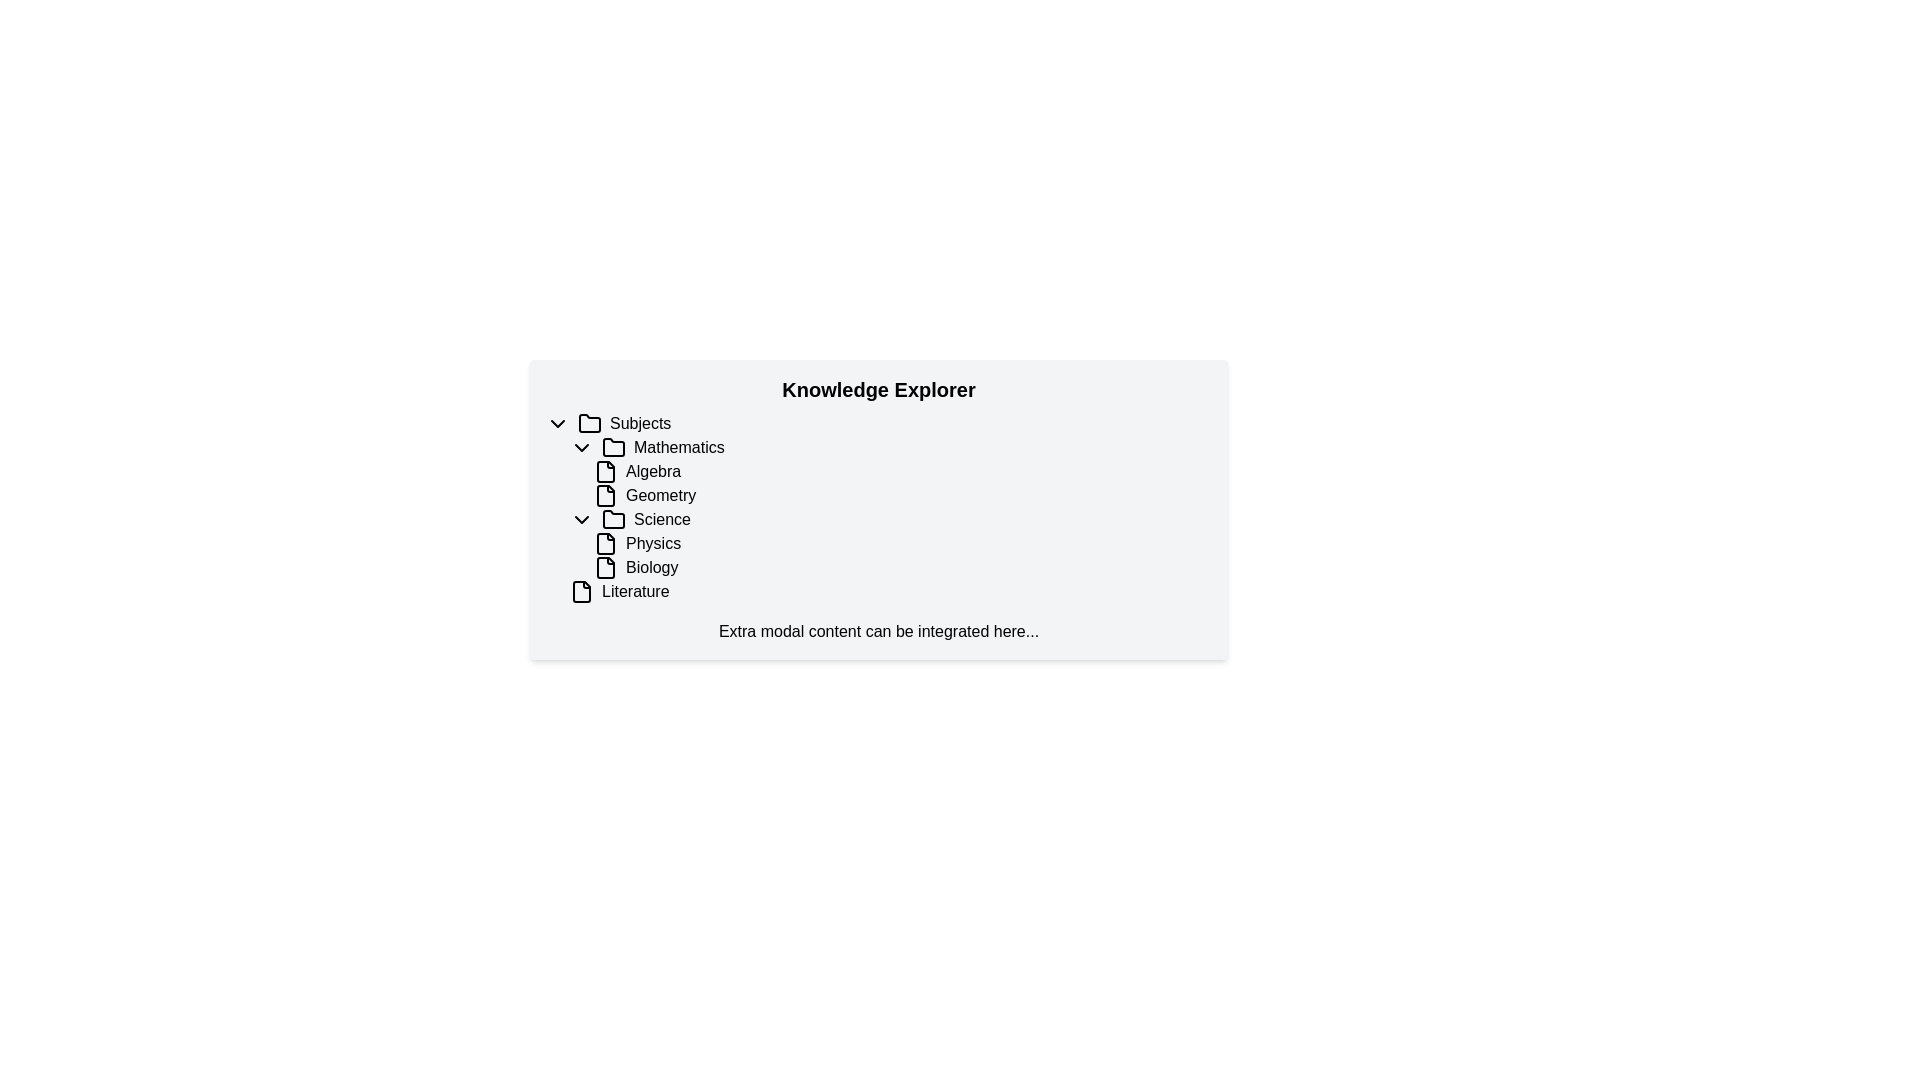  I want to click on the 'Mathematics' text label, so click(679, 446).